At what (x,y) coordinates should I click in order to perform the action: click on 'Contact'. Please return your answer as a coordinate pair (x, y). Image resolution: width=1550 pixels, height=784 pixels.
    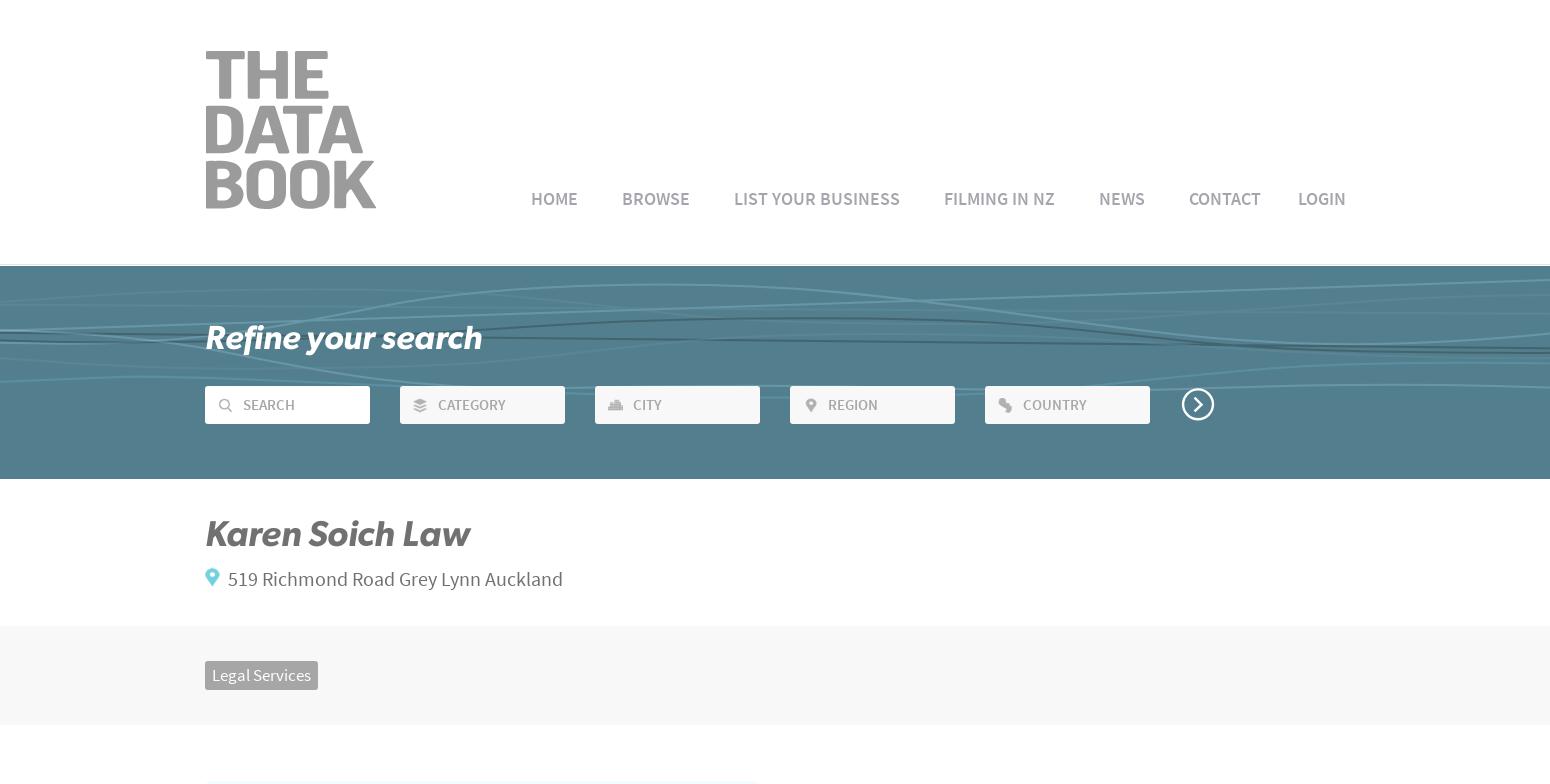
    Looking at the image, I should click on (1224, 197).